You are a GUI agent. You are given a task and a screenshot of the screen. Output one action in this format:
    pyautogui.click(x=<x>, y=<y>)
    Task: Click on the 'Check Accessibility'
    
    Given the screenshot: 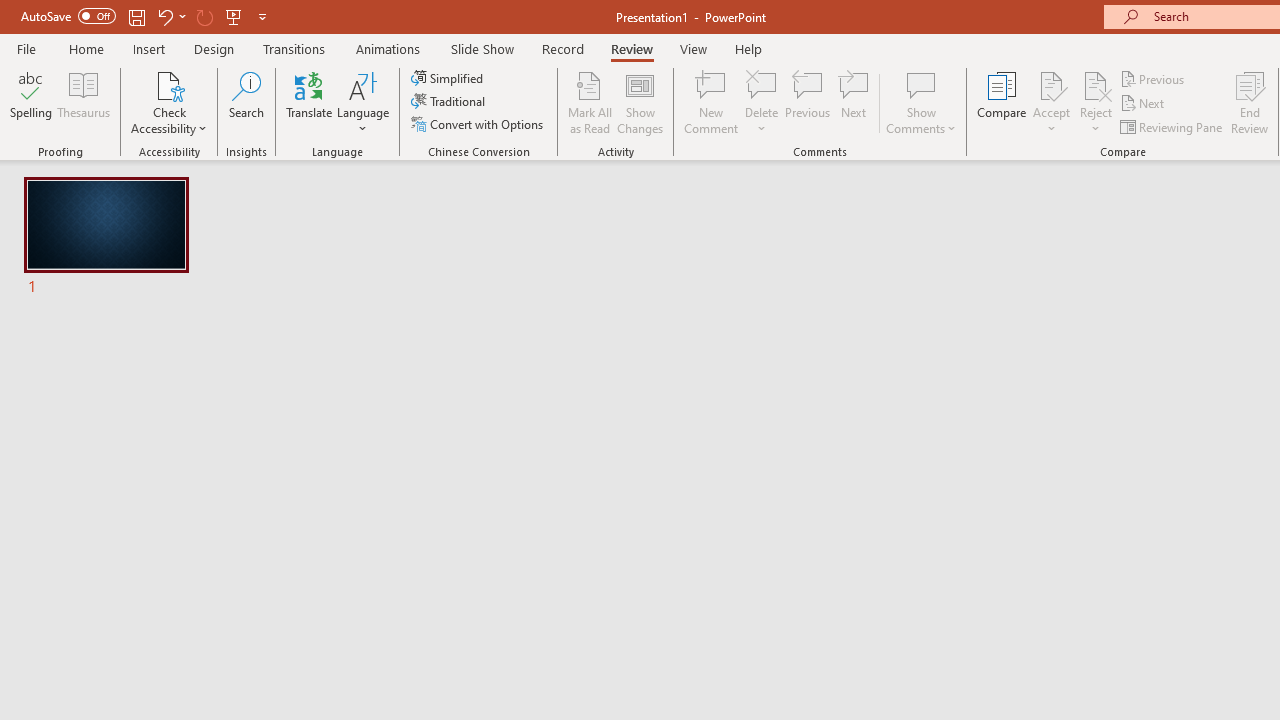 What is the action you would take?
    pyautogui.click(x=169, y=103)
    